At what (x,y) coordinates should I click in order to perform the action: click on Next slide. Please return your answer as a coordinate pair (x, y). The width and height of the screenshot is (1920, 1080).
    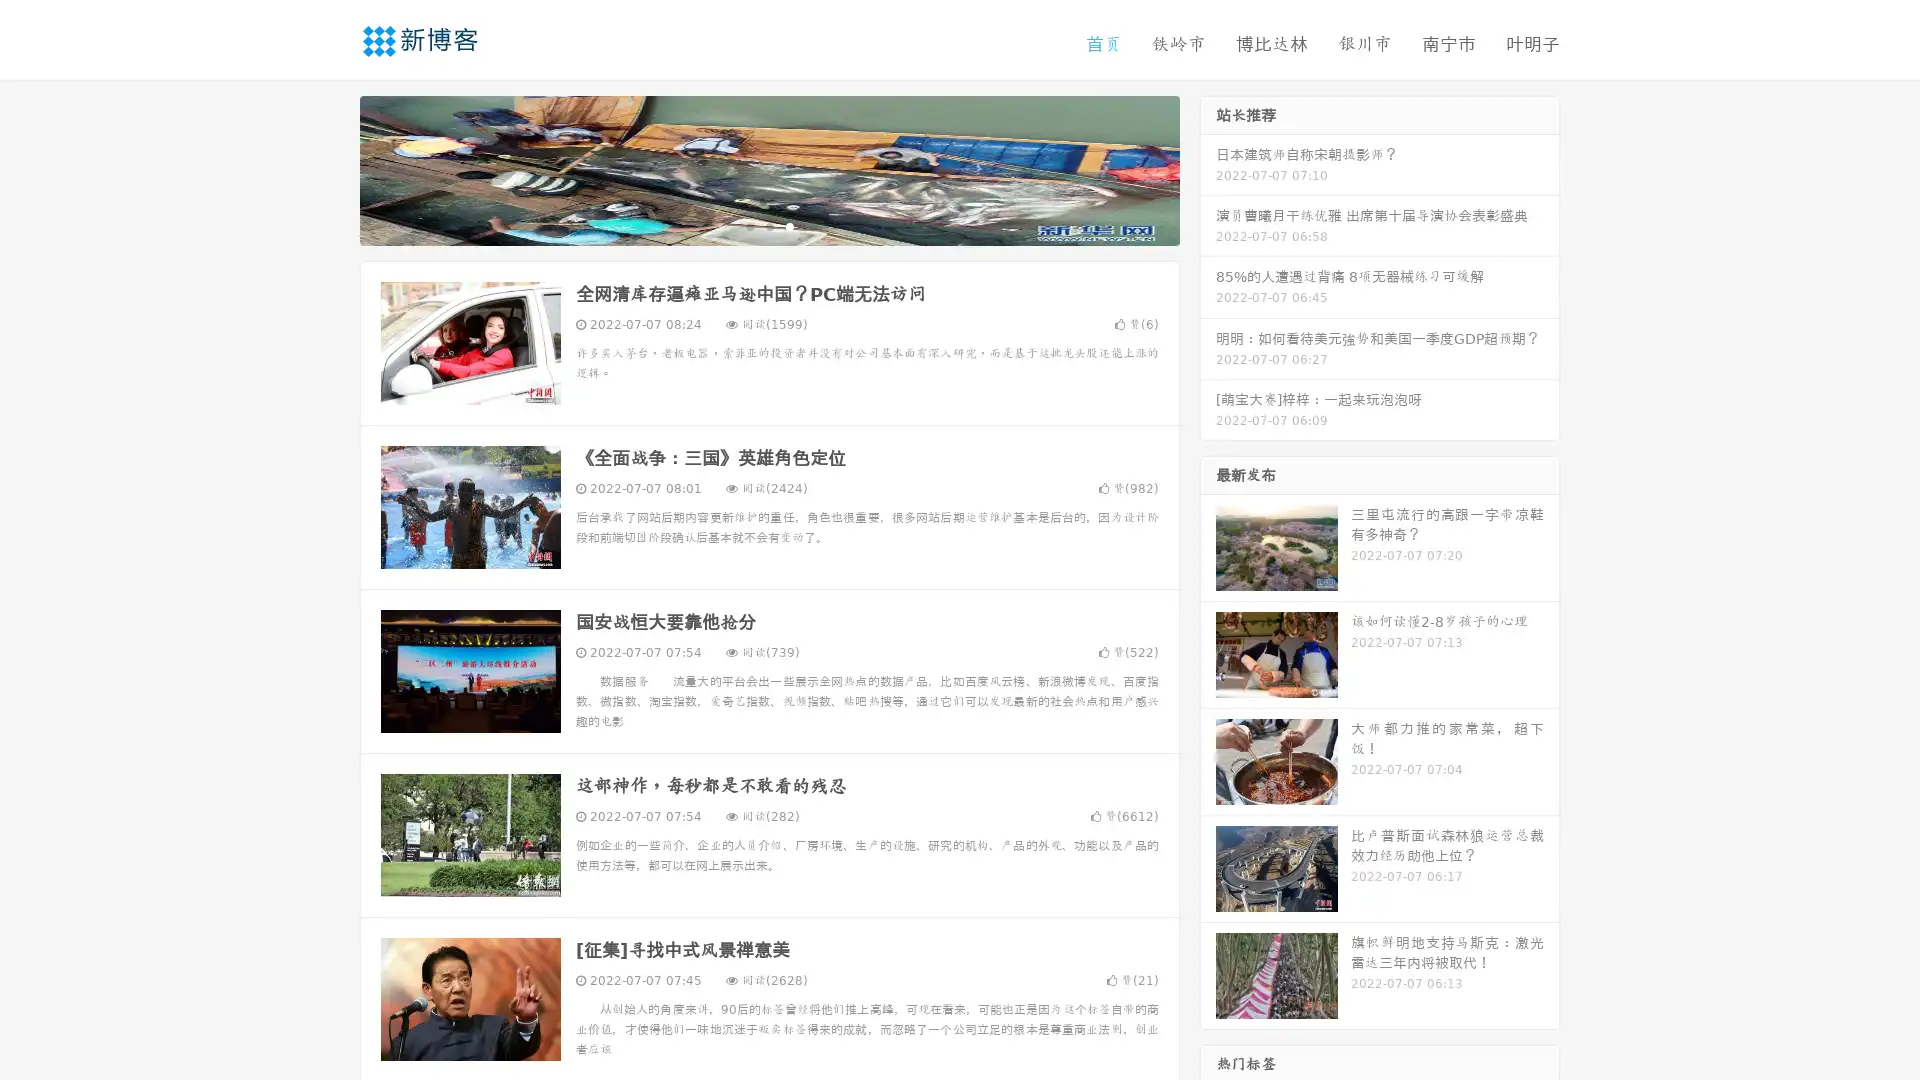
    Looking at the image, I should click on (1208, 168).